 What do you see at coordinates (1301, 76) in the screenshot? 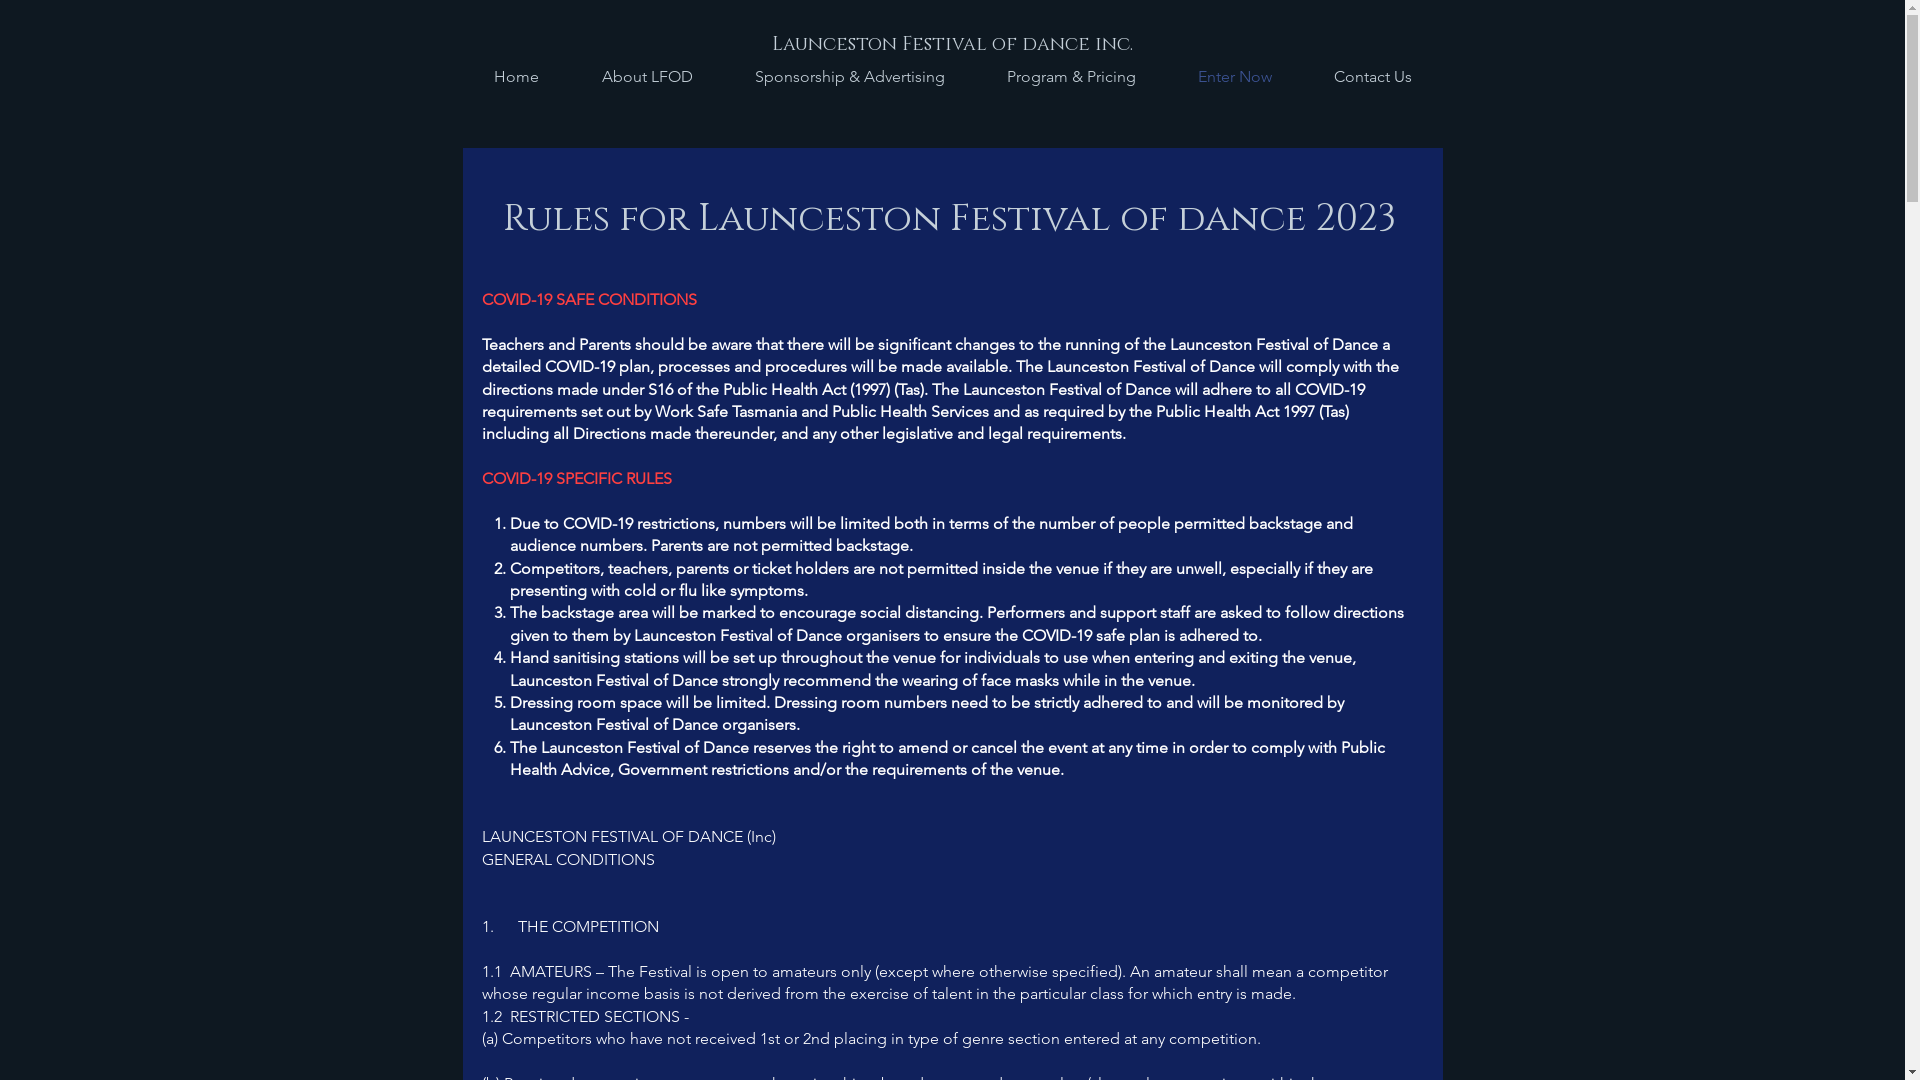
I see `'Contact Us'` at bounding box center [1301, 76].